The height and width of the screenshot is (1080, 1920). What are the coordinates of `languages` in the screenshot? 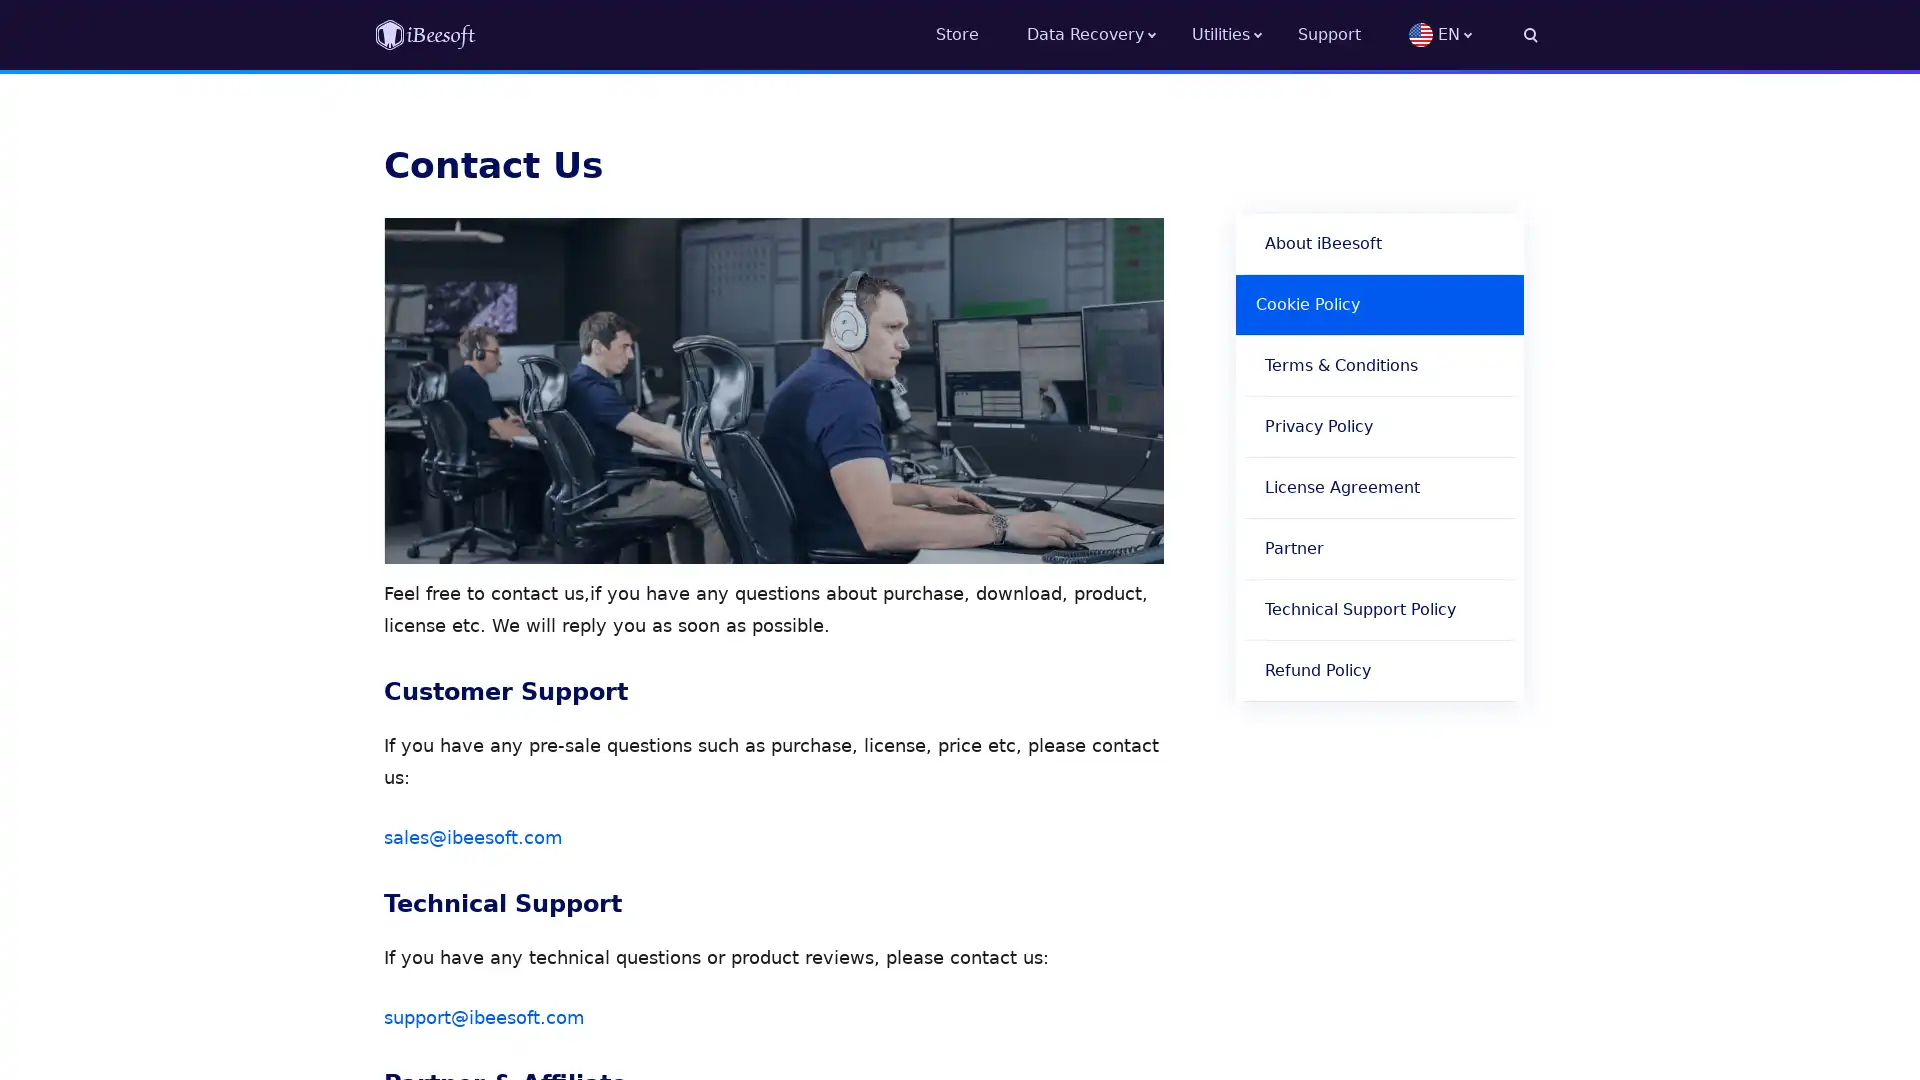 It's located at (1473, 34).